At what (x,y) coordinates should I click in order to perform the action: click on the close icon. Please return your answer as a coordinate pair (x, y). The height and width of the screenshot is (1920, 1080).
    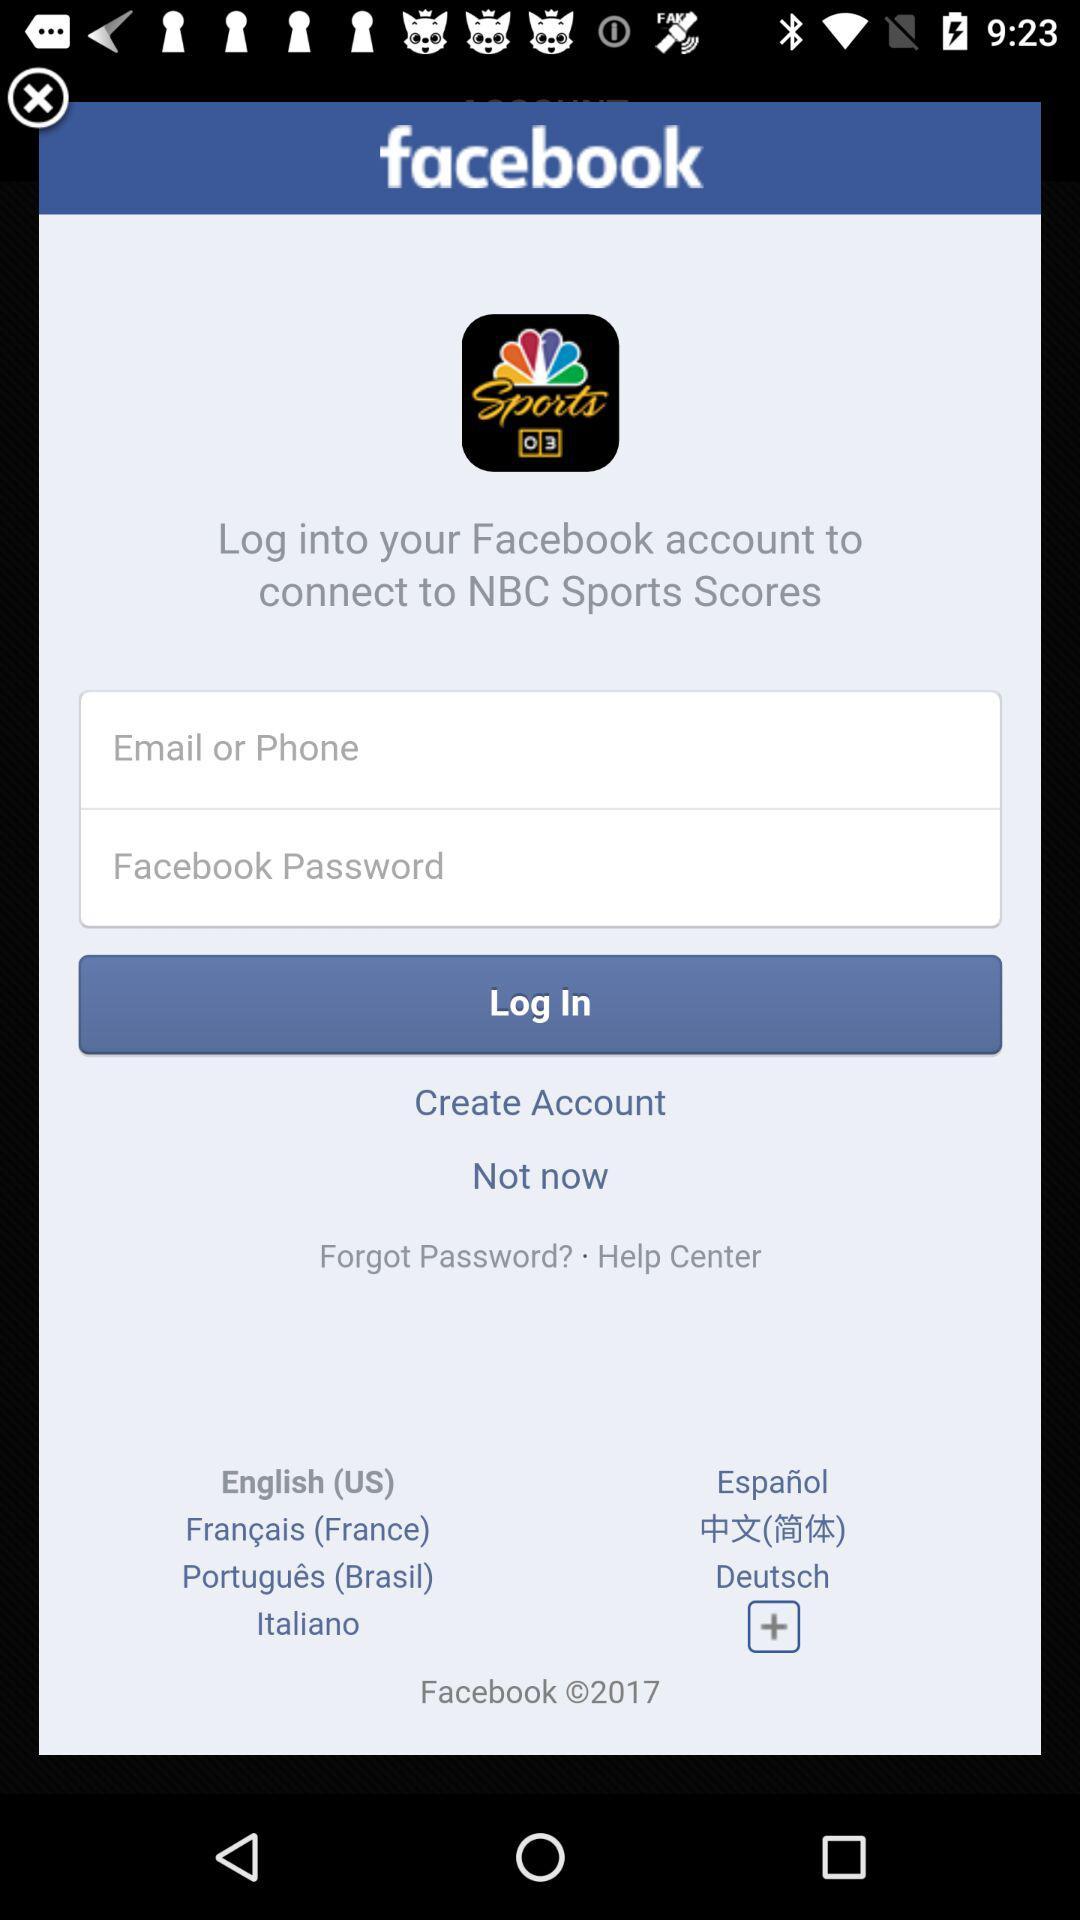
    Looking at the image, I should click on (38, 104).